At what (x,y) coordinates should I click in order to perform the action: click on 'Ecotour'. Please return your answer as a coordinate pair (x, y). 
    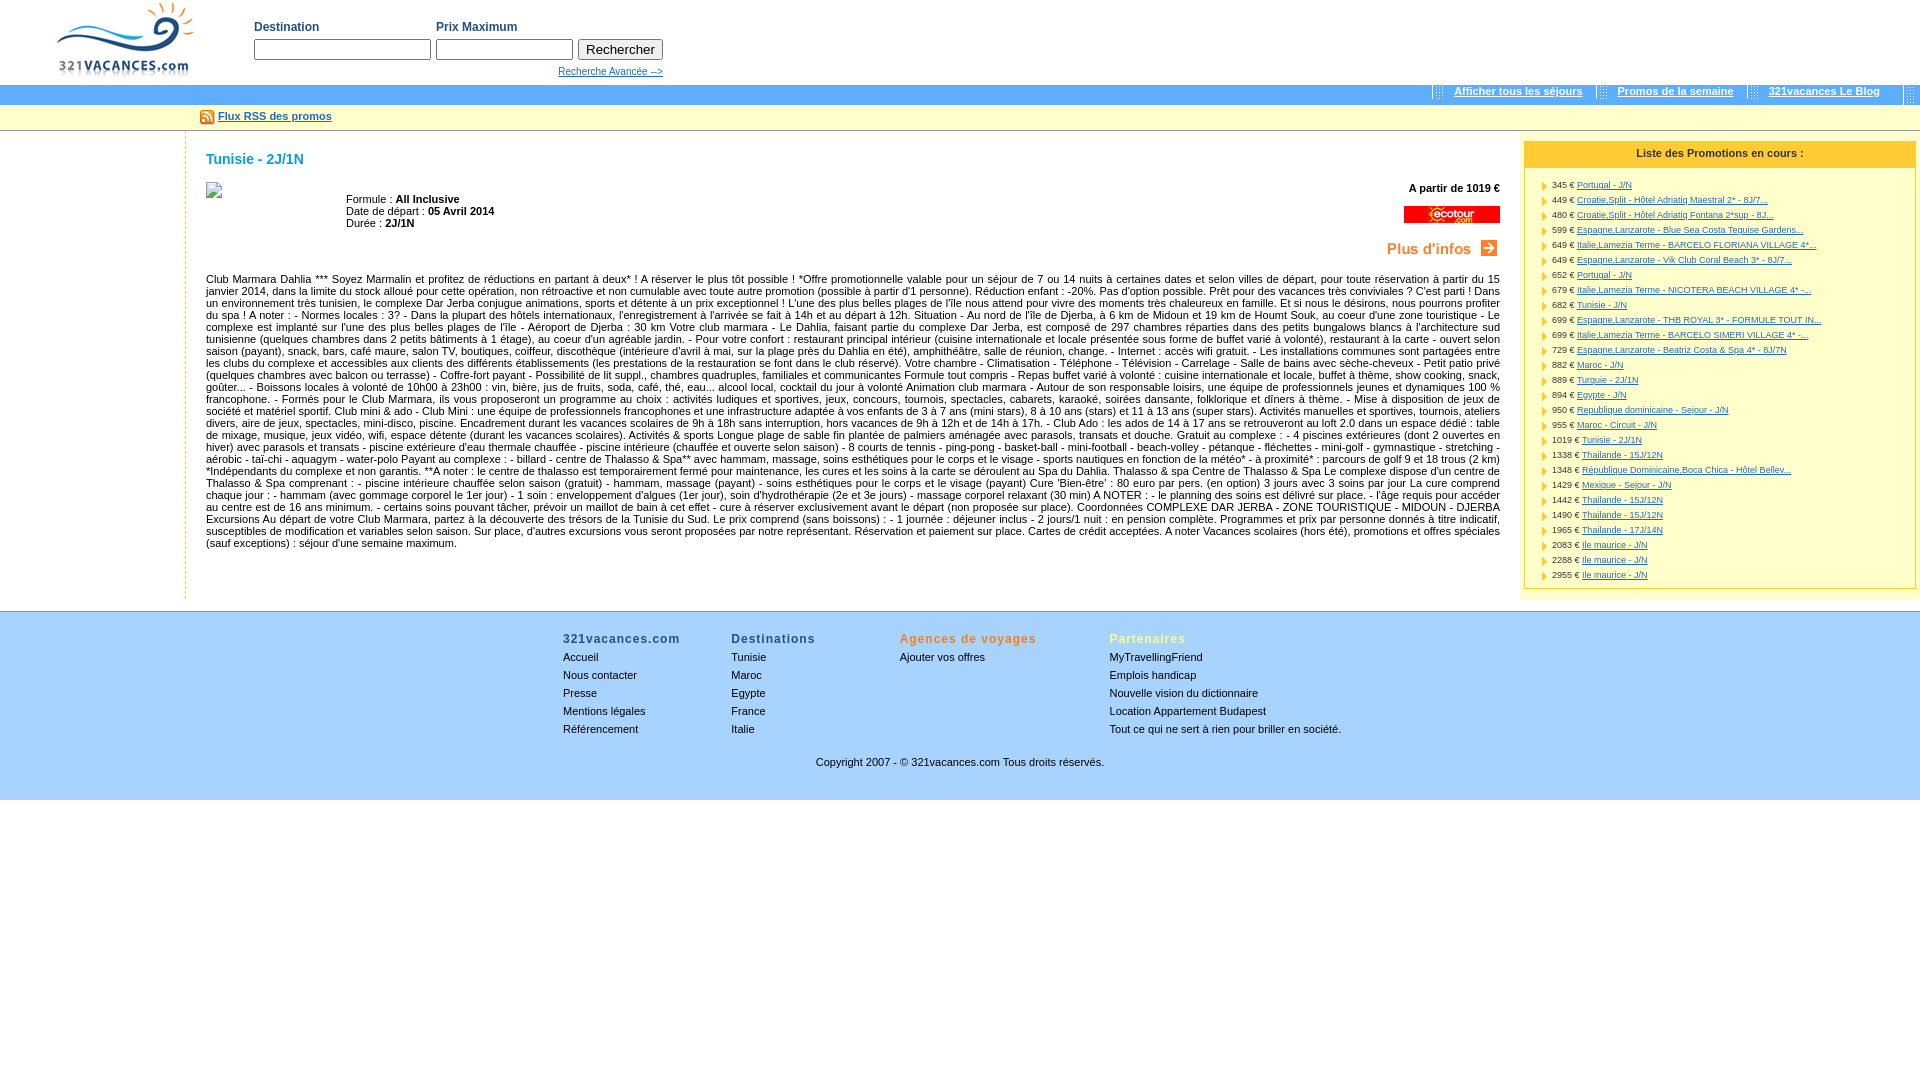
    Looking at the image, I should click on (1441, 246).